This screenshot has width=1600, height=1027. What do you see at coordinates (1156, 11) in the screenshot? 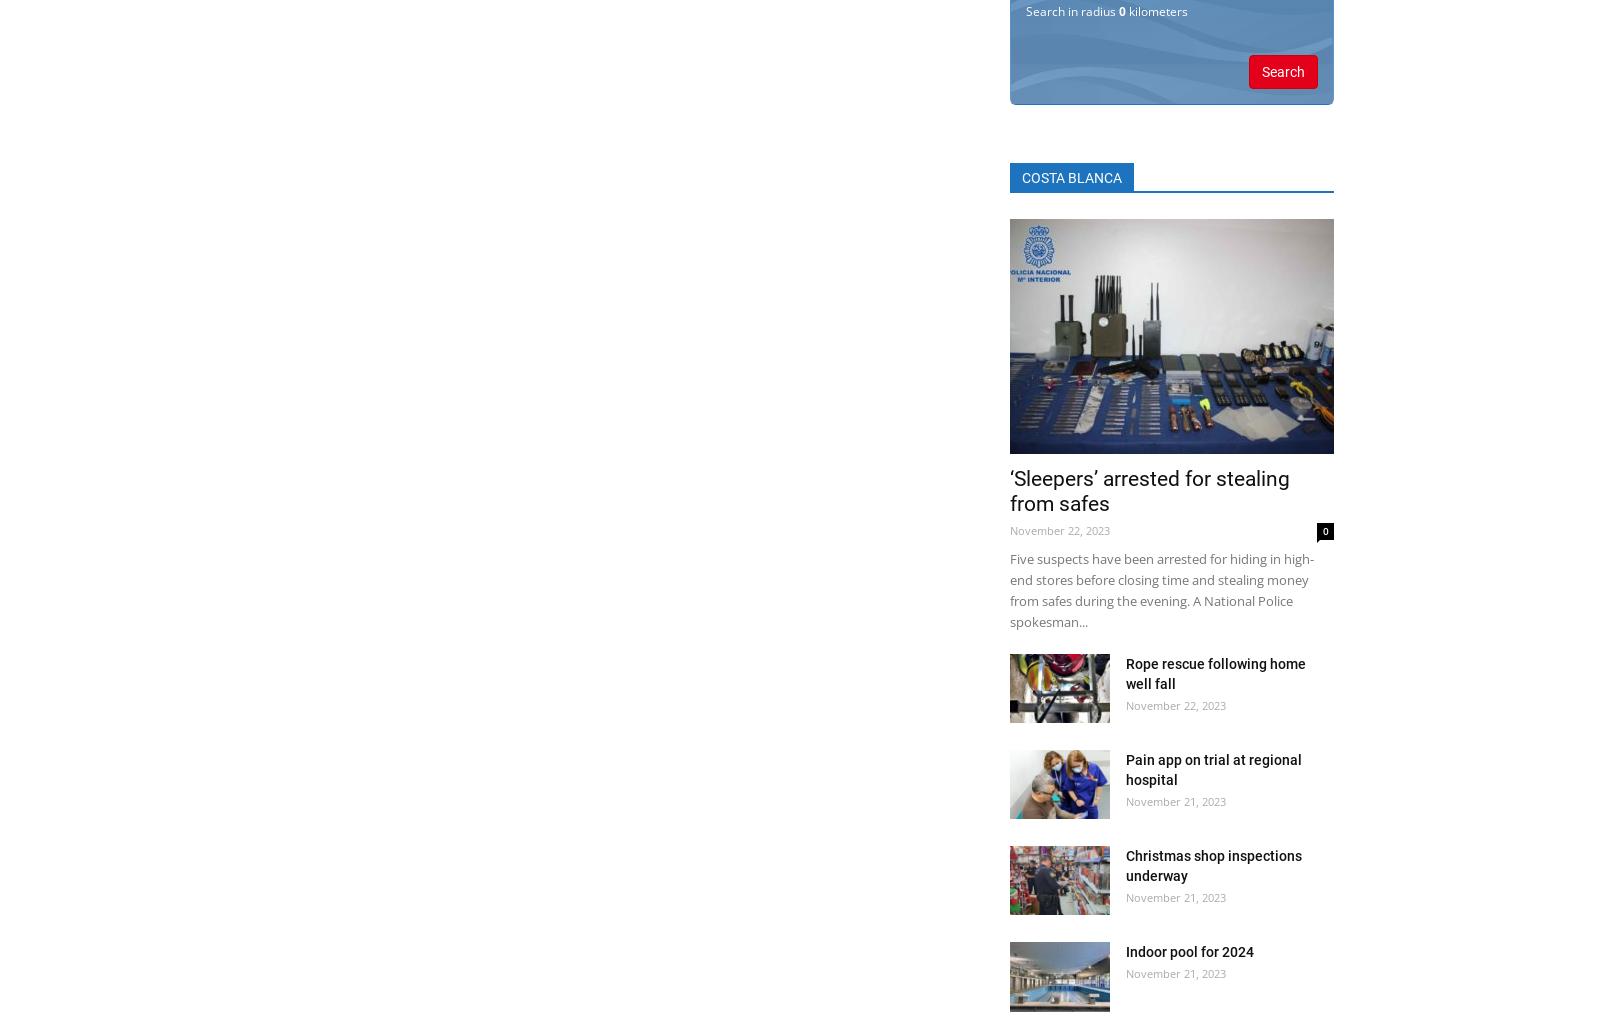
I see `'kilometers'` at bounding box center [1156, 11].